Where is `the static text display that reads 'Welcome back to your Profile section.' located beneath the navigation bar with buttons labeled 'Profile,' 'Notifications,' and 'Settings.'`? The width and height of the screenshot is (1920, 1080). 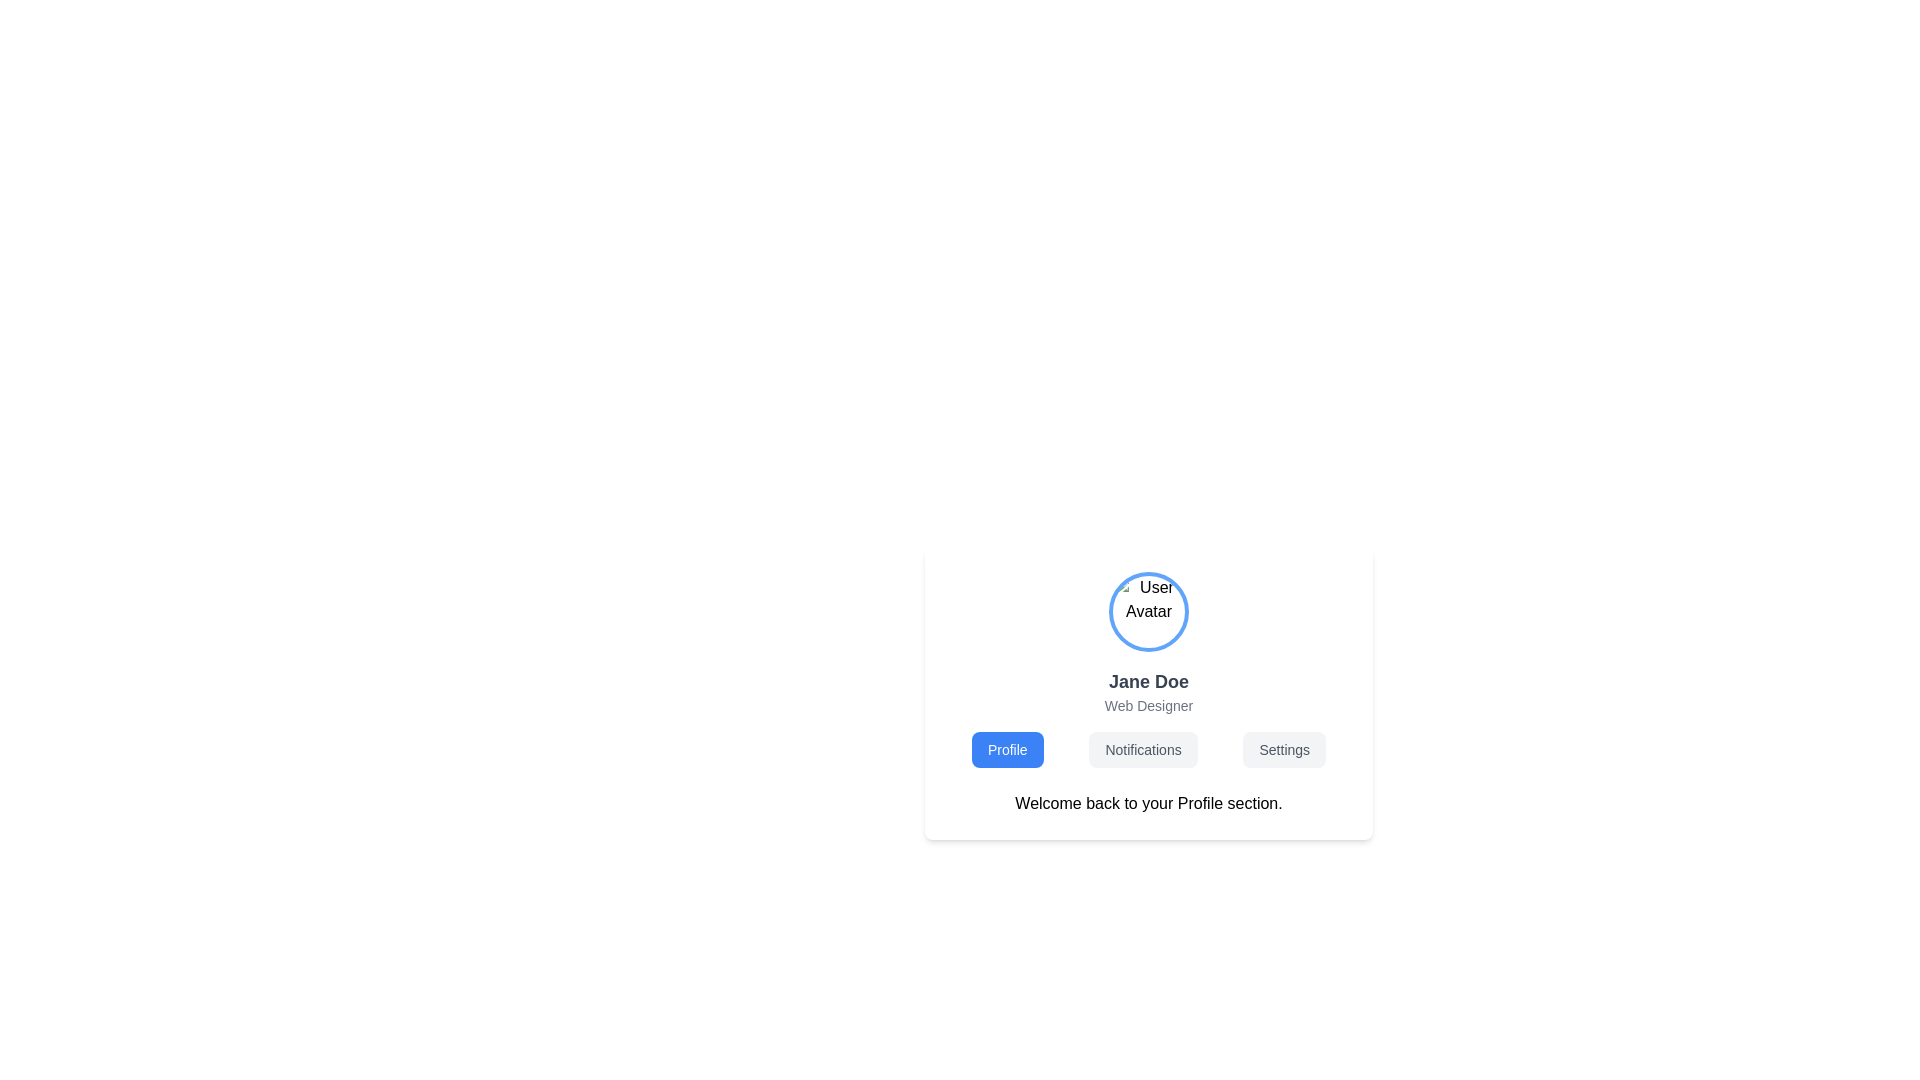
the static text display that reads 'Welcome back to your Profile section.' located beneath the navigation bar with buttons labeled 'Profile,' 'Notifications,' and 'Settings.' is located at coordinates (1148, 802).